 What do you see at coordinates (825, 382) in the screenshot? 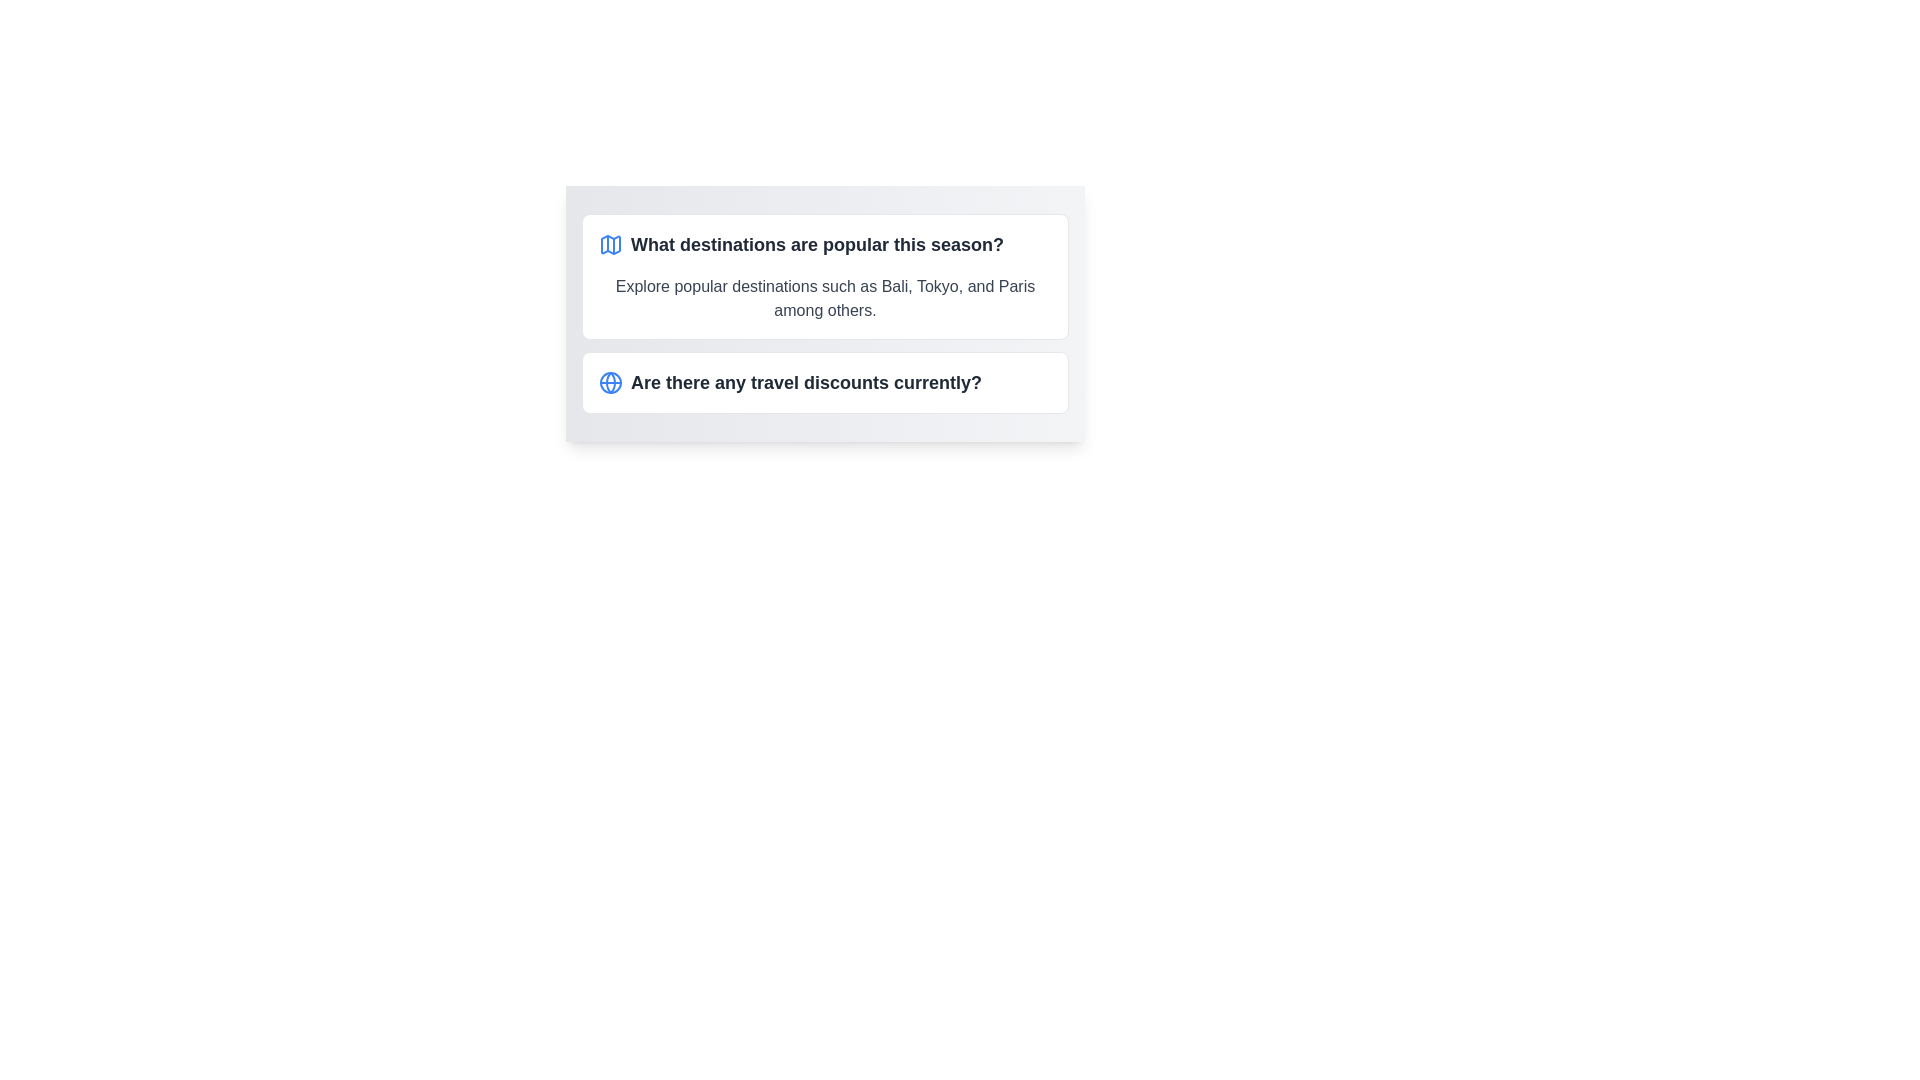
I see `the text block with an icon that presents information related to travel discounts, located below the section titled 'What destinations are popular this season?'` at bounding box center [825, 382].